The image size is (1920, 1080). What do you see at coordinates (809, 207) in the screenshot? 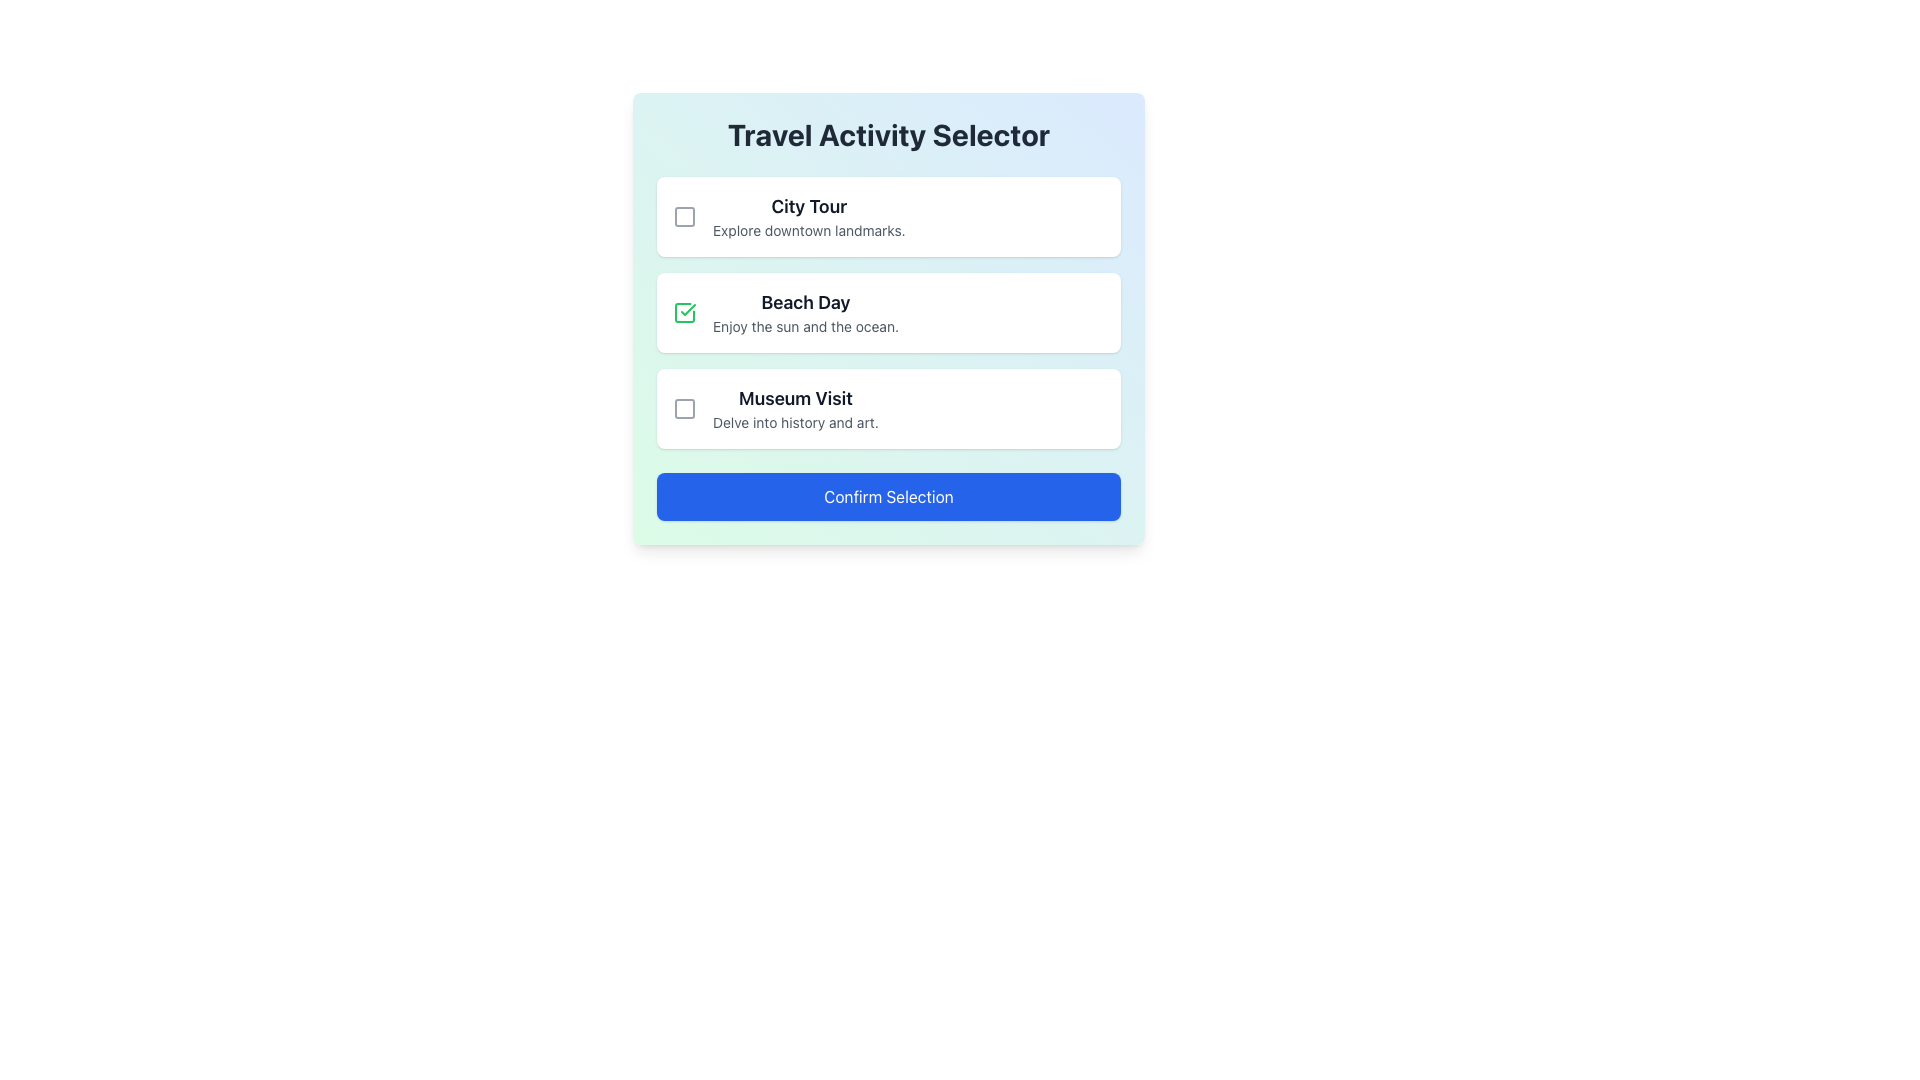
I see `the 'City Tour' text label, which is prominently displayed in bold black text and aligned to the left, located in the top-left section of a panel` at bounding box center [809, 207].